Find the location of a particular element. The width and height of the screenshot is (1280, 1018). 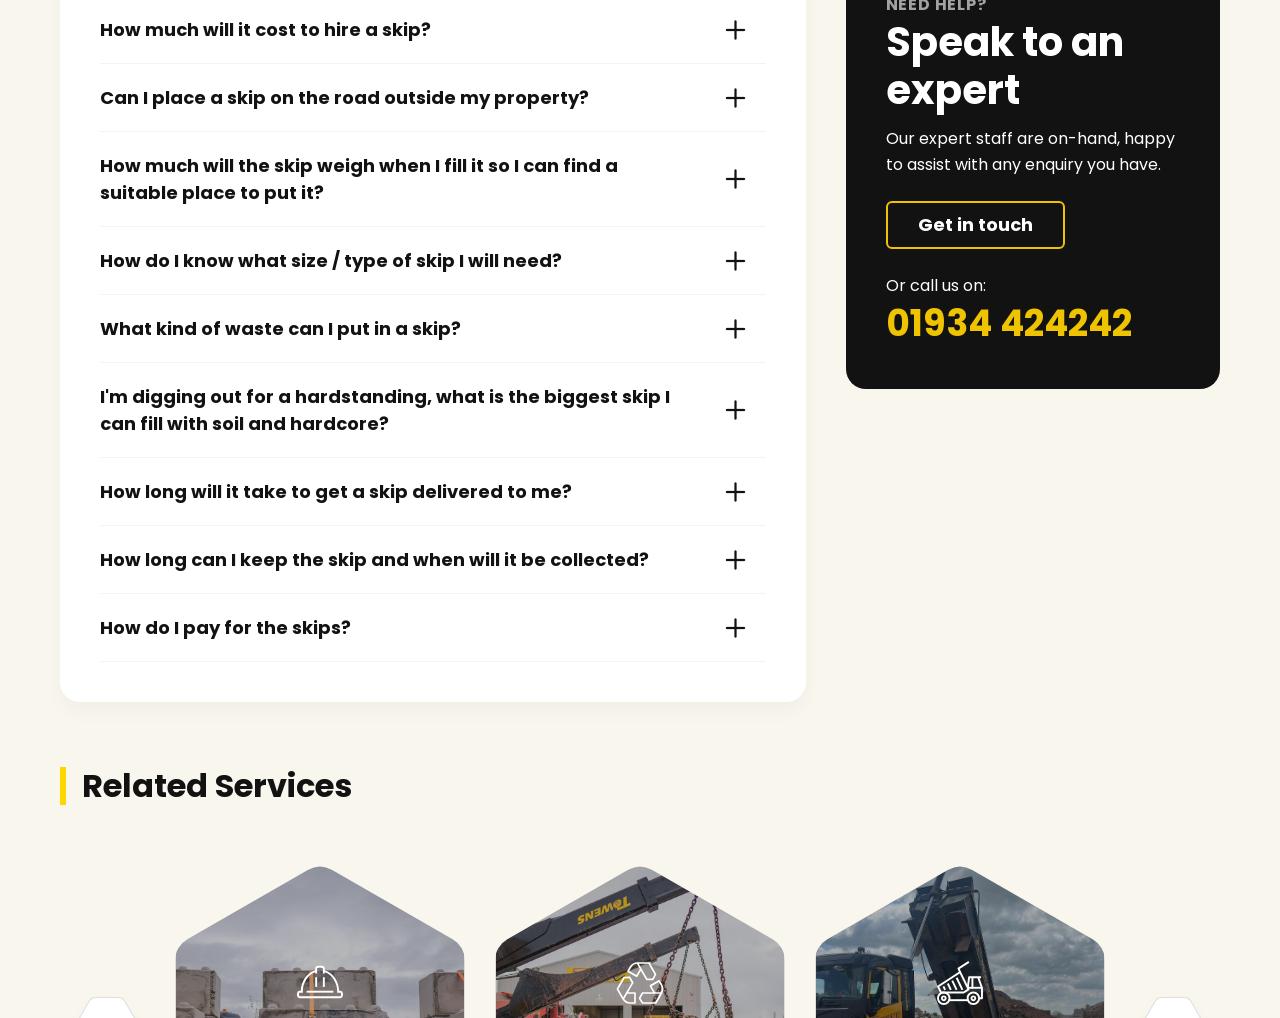

'Tippers & Muck Away' is located at coordinates (960, 974).